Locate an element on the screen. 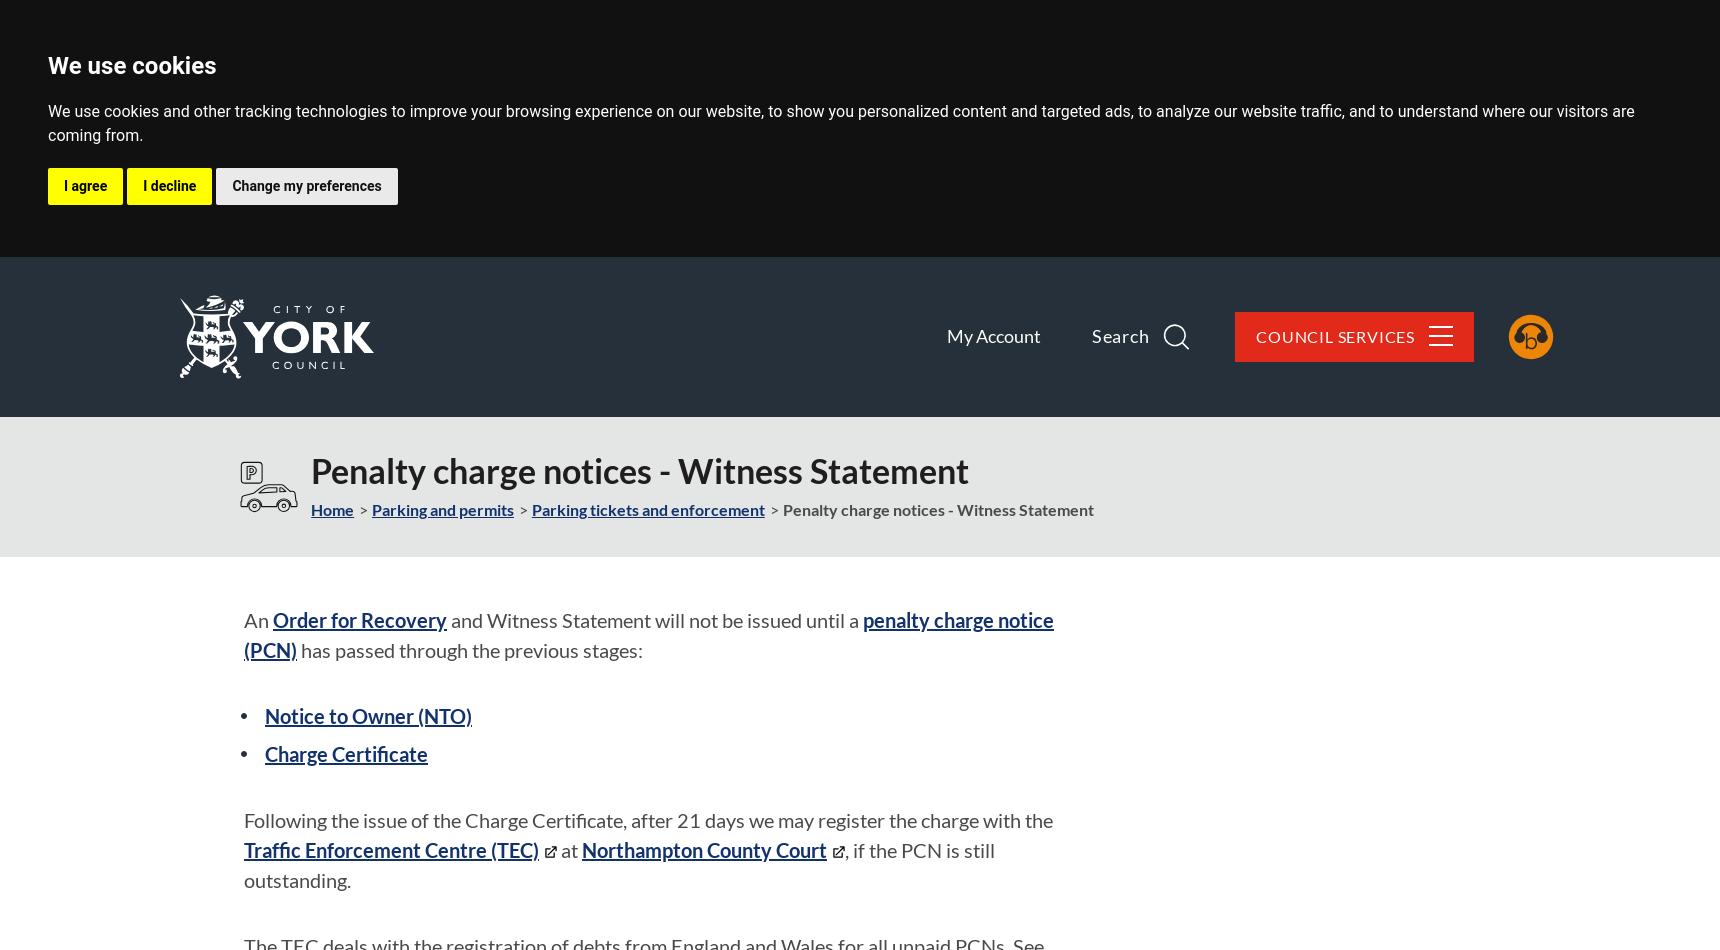 This screenshot has height=950, width=1720. 'Traffic Enforcement Centre (TEC)' is located at coordinates (391, 848).